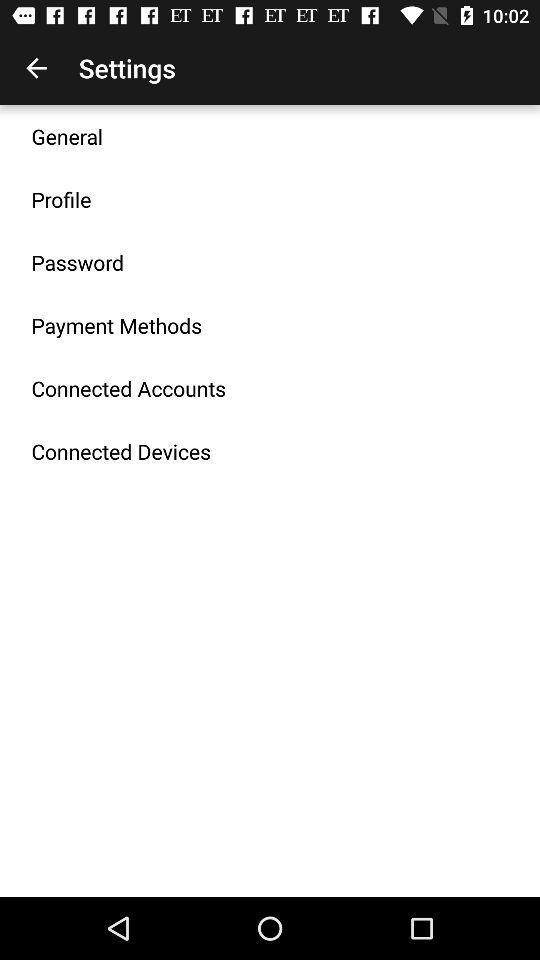 Image resolution: width=540 pixels, height=960 pixels. I want to click on the general icon, so click(67, 135).